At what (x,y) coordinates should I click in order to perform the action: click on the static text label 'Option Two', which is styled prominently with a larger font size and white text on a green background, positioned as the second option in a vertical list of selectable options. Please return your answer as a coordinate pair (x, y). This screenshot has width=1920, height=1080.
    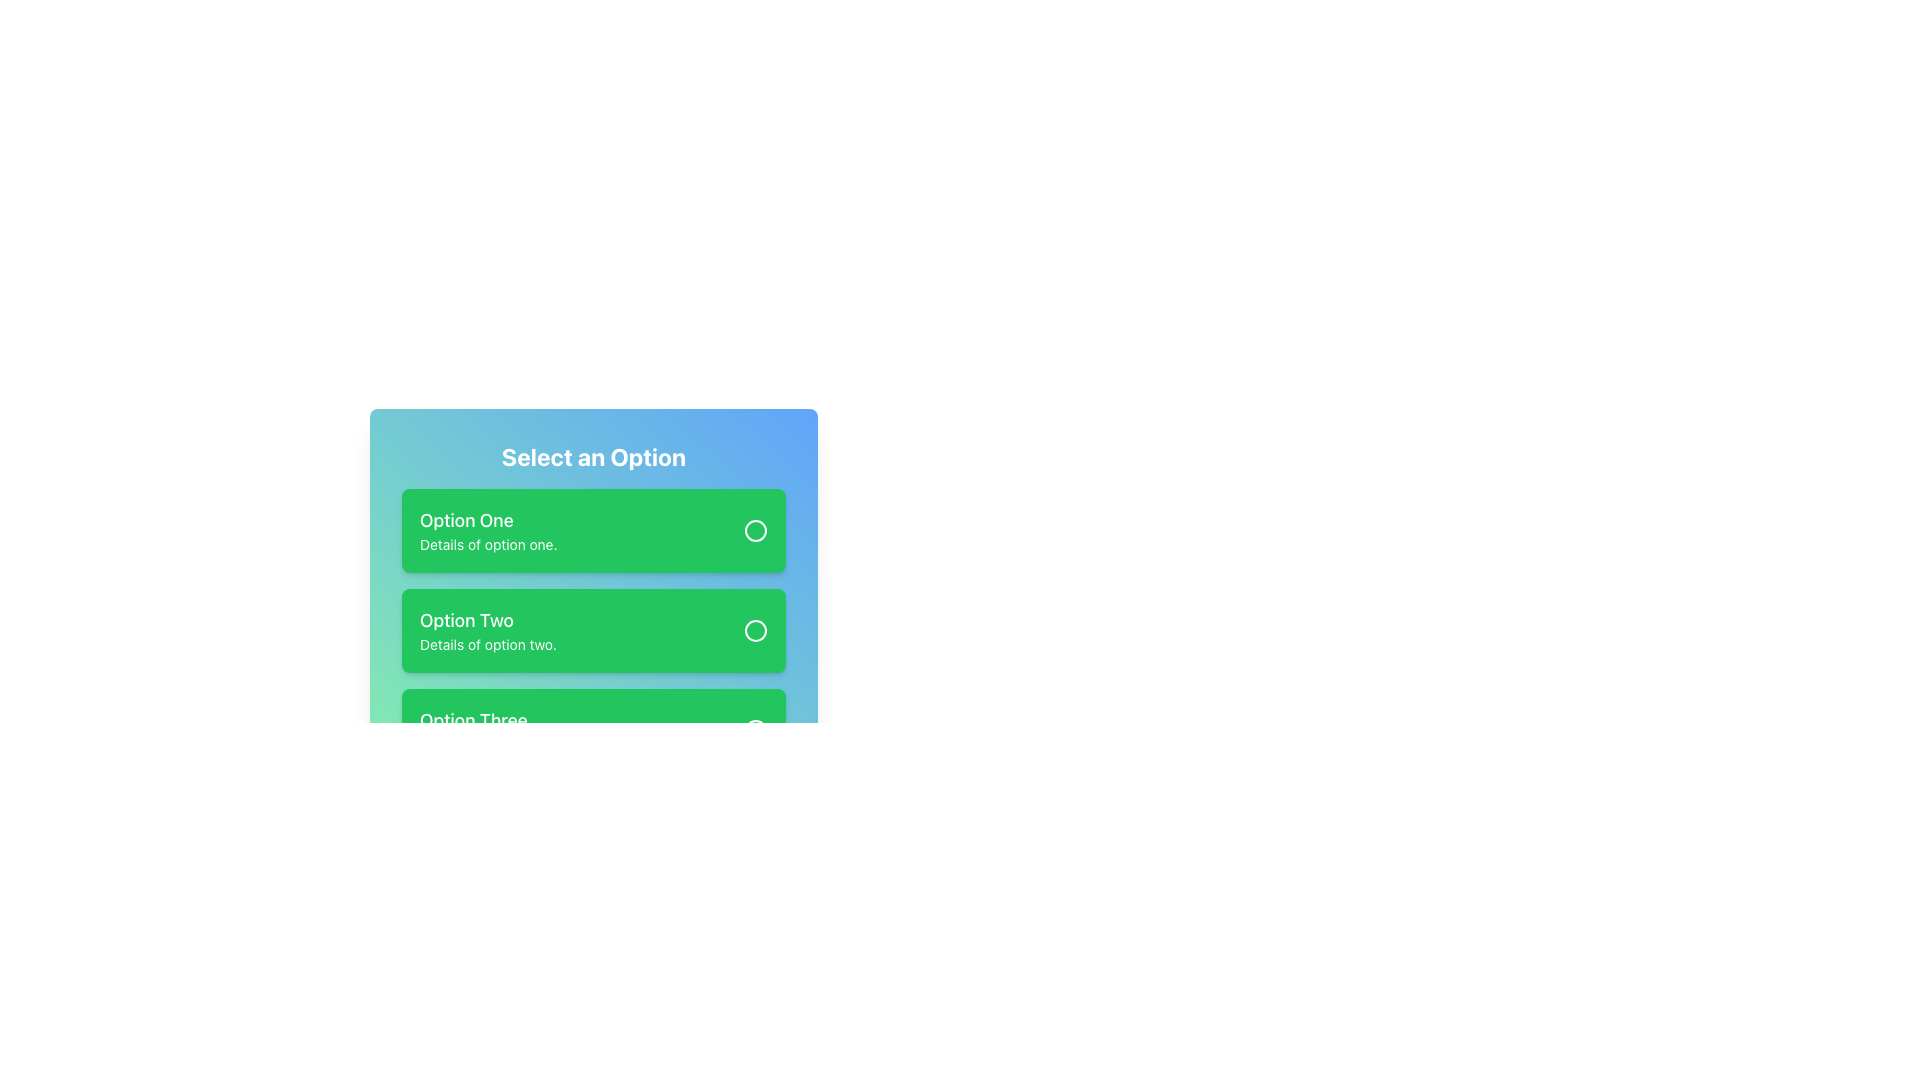
    Looking at the image, I should click on (488, 620).